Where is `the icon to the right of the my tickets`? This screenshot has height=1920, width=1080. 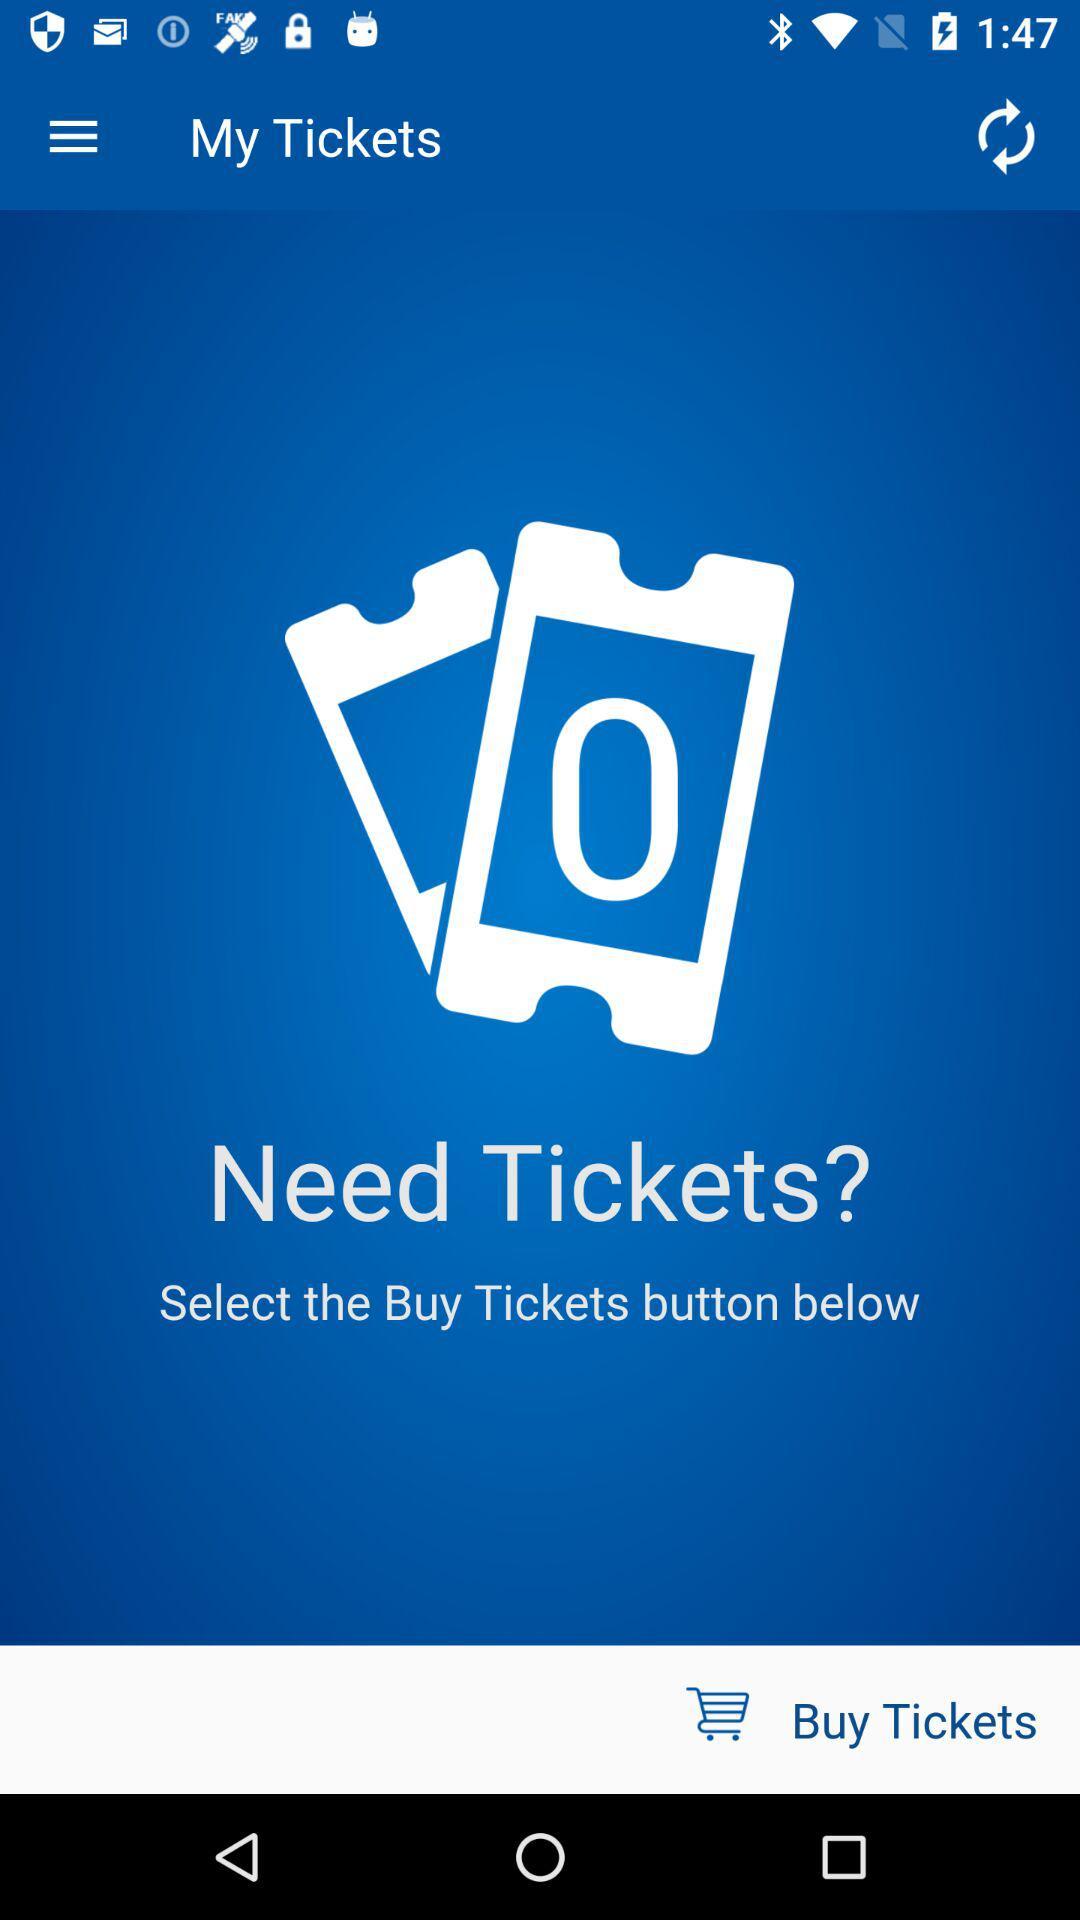 the icon to the right of the my tickets is located at coordinates (1006, 135).